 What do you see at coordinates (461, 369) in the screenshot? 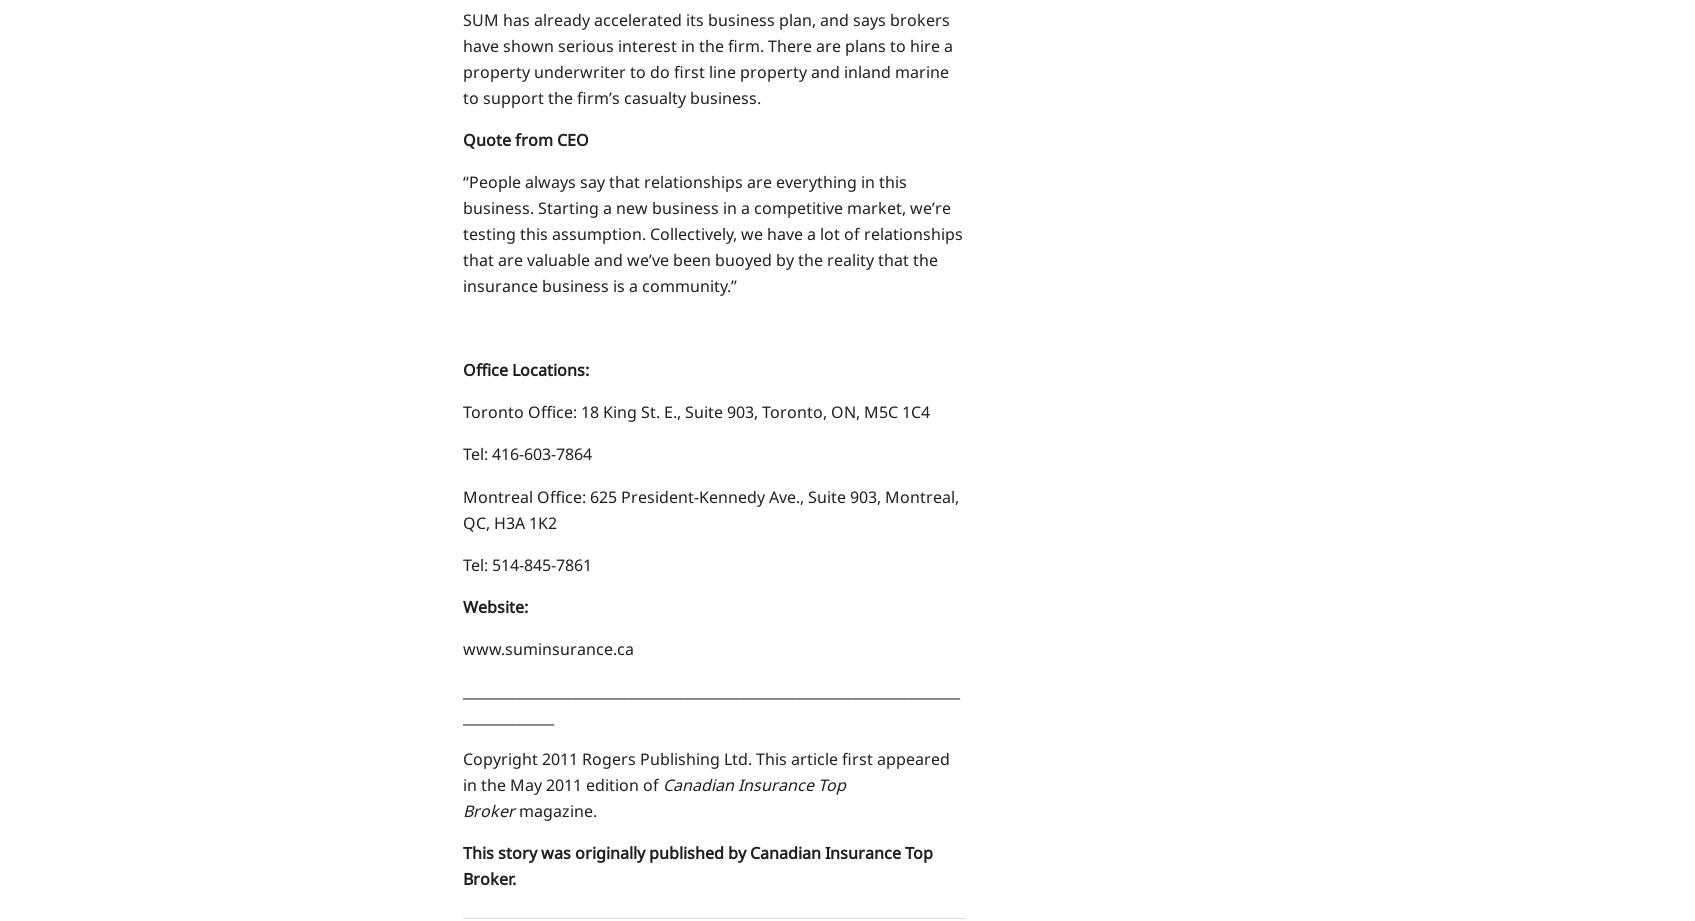
I see `'Office Locations:'` at bounding box center [461, 369].